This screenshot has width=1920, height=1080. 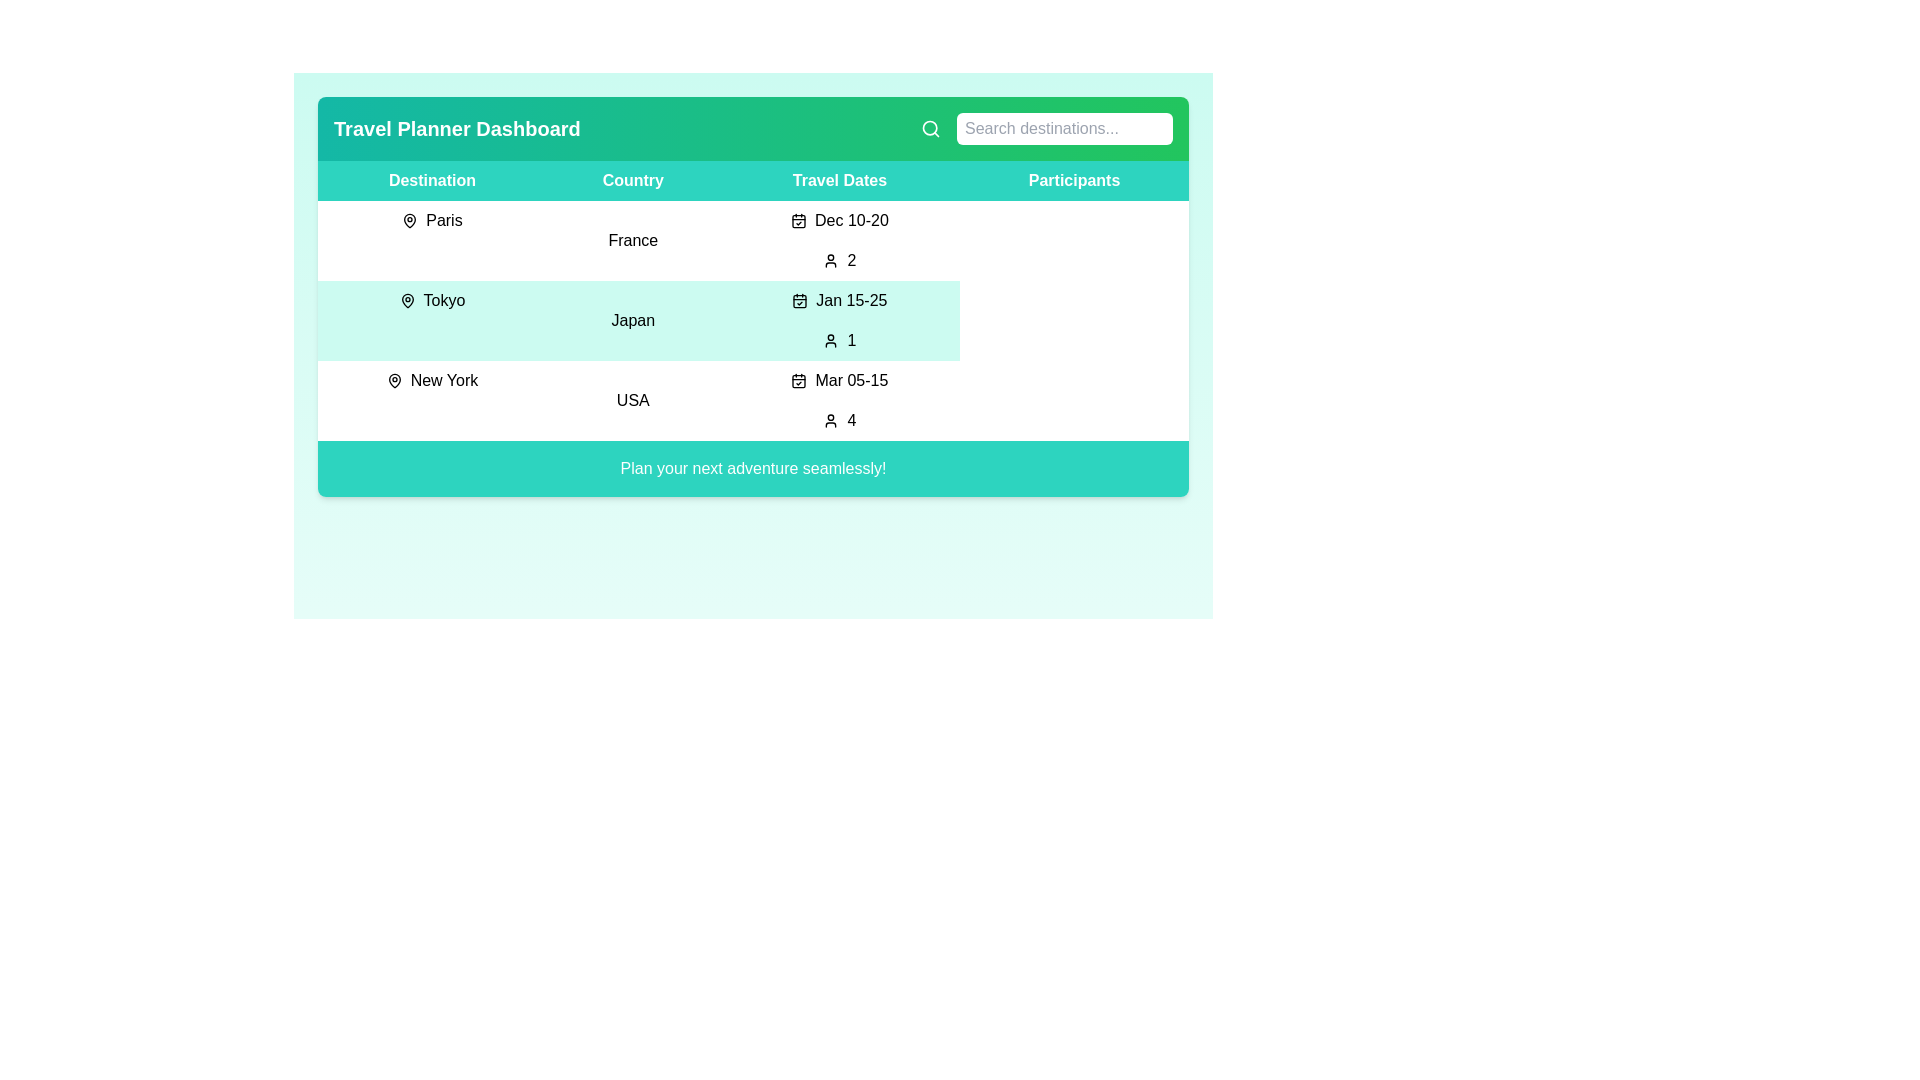 I want to click on the text display showing the date range 'Mar 05-15' with a calendar icon in the 'Travel Dates' column, specifically in the third row for 'New York, USA', so click(x=840, y=381).